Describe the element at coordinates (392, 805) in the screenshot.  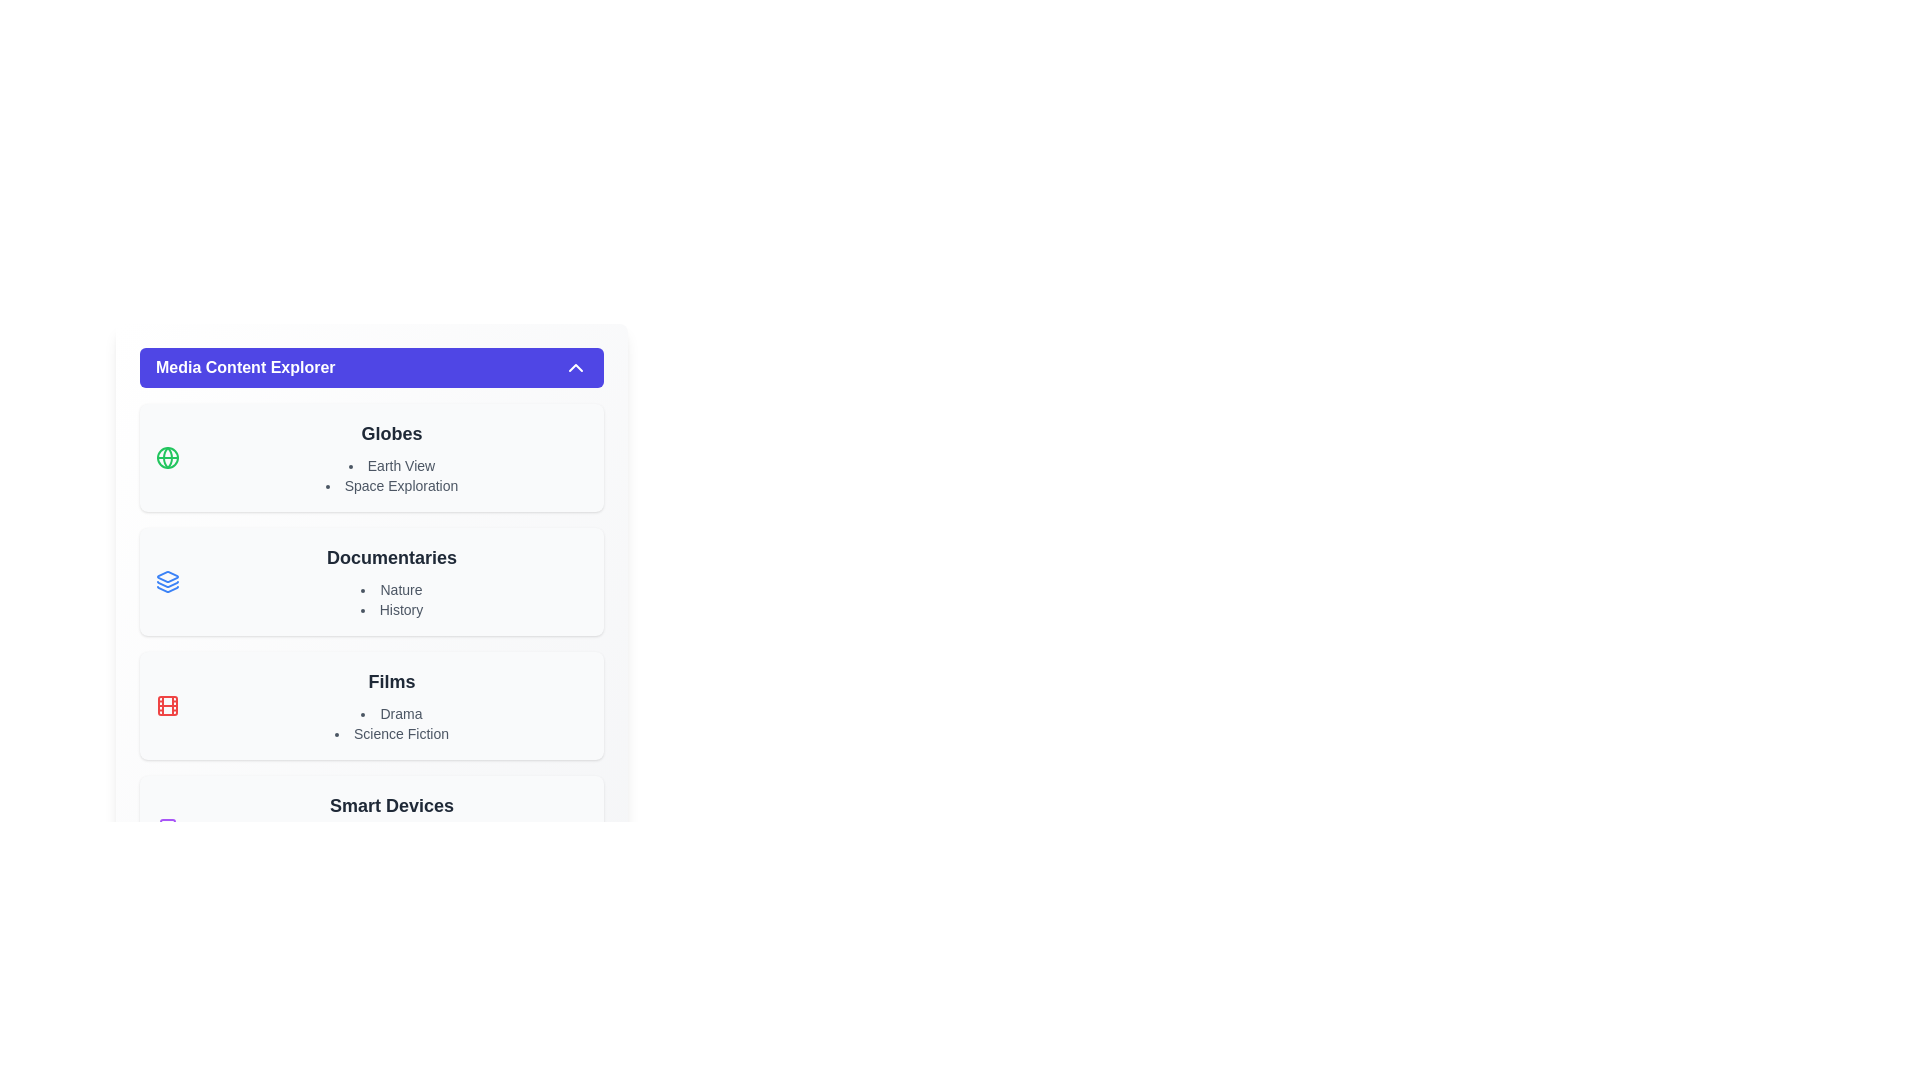
I see `the Text Label that serves as a header for a section related to smart devices, positioned centrally above its siblings like 'Tablets' and 'Watches'` at that location.